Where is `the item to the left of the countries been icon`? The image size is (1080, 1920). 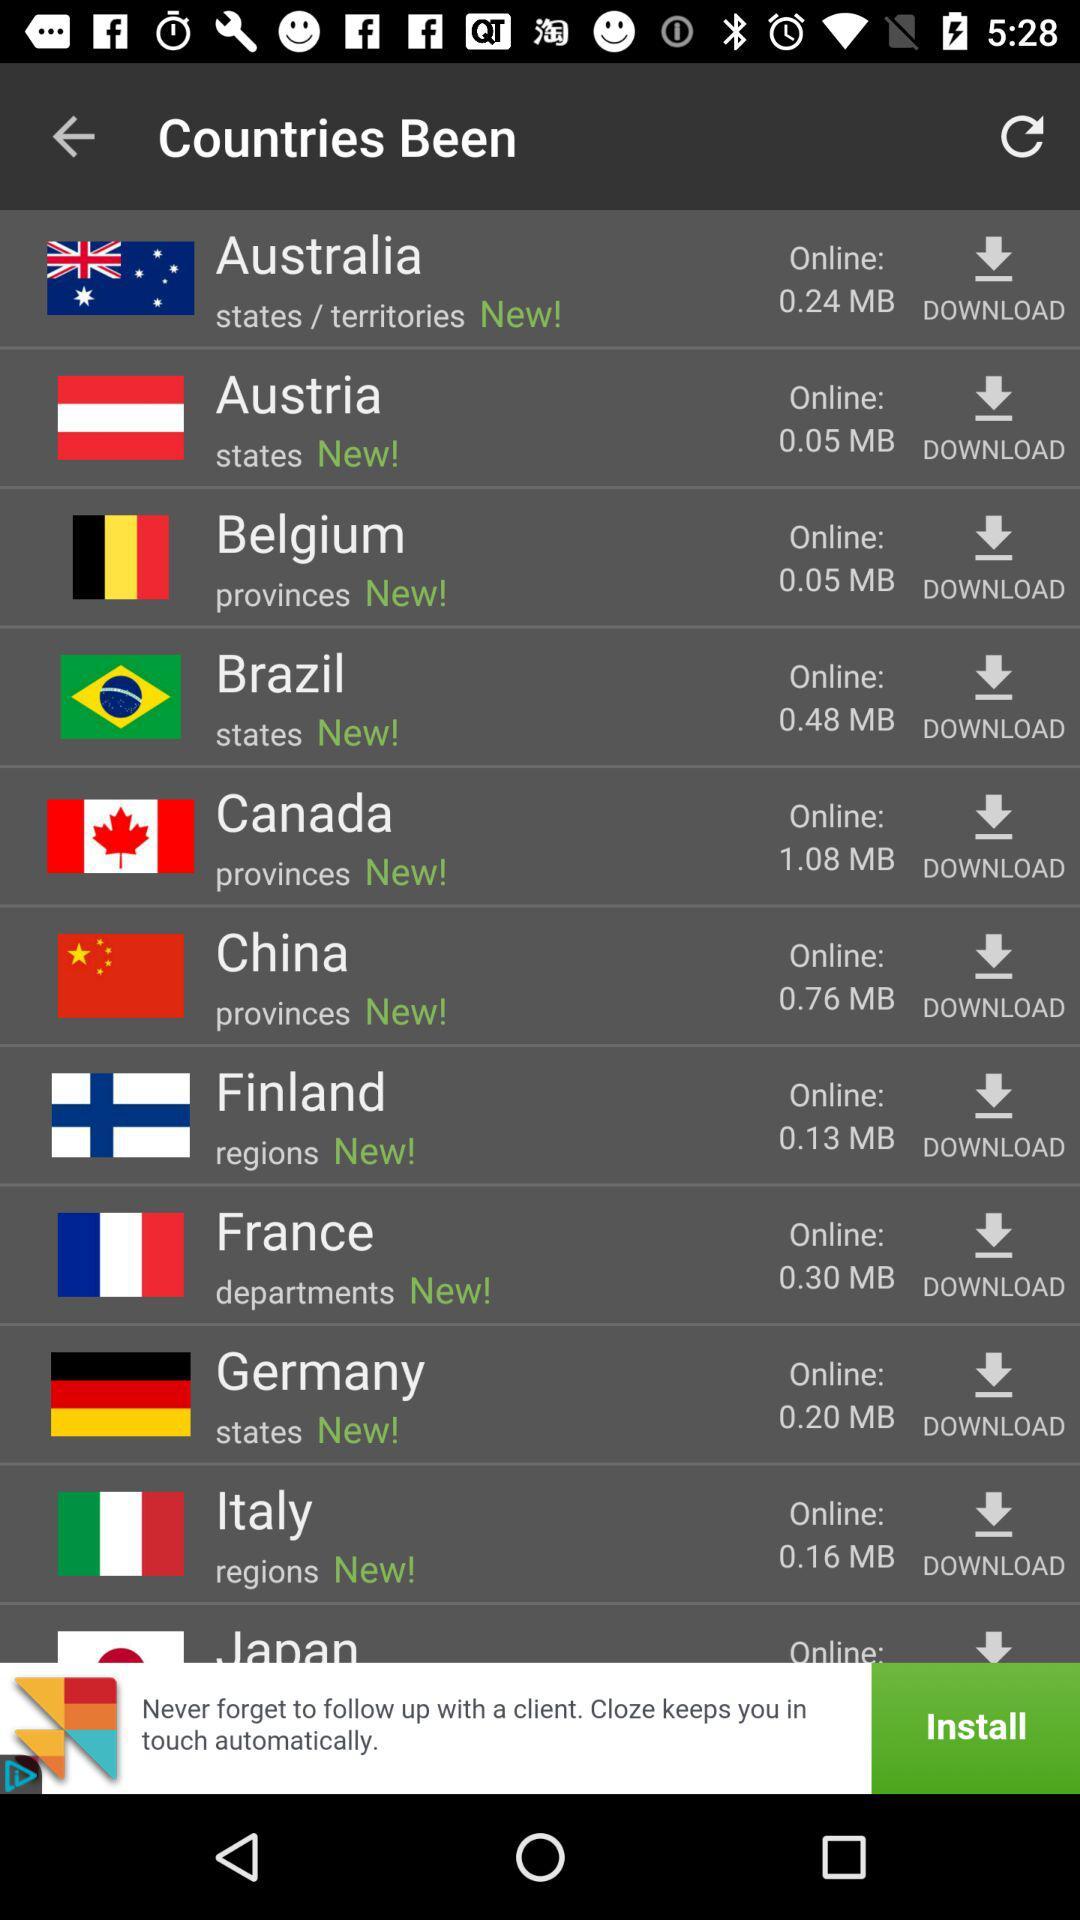
the item to the left of the countries been icon is located at coordinates (72, 135).